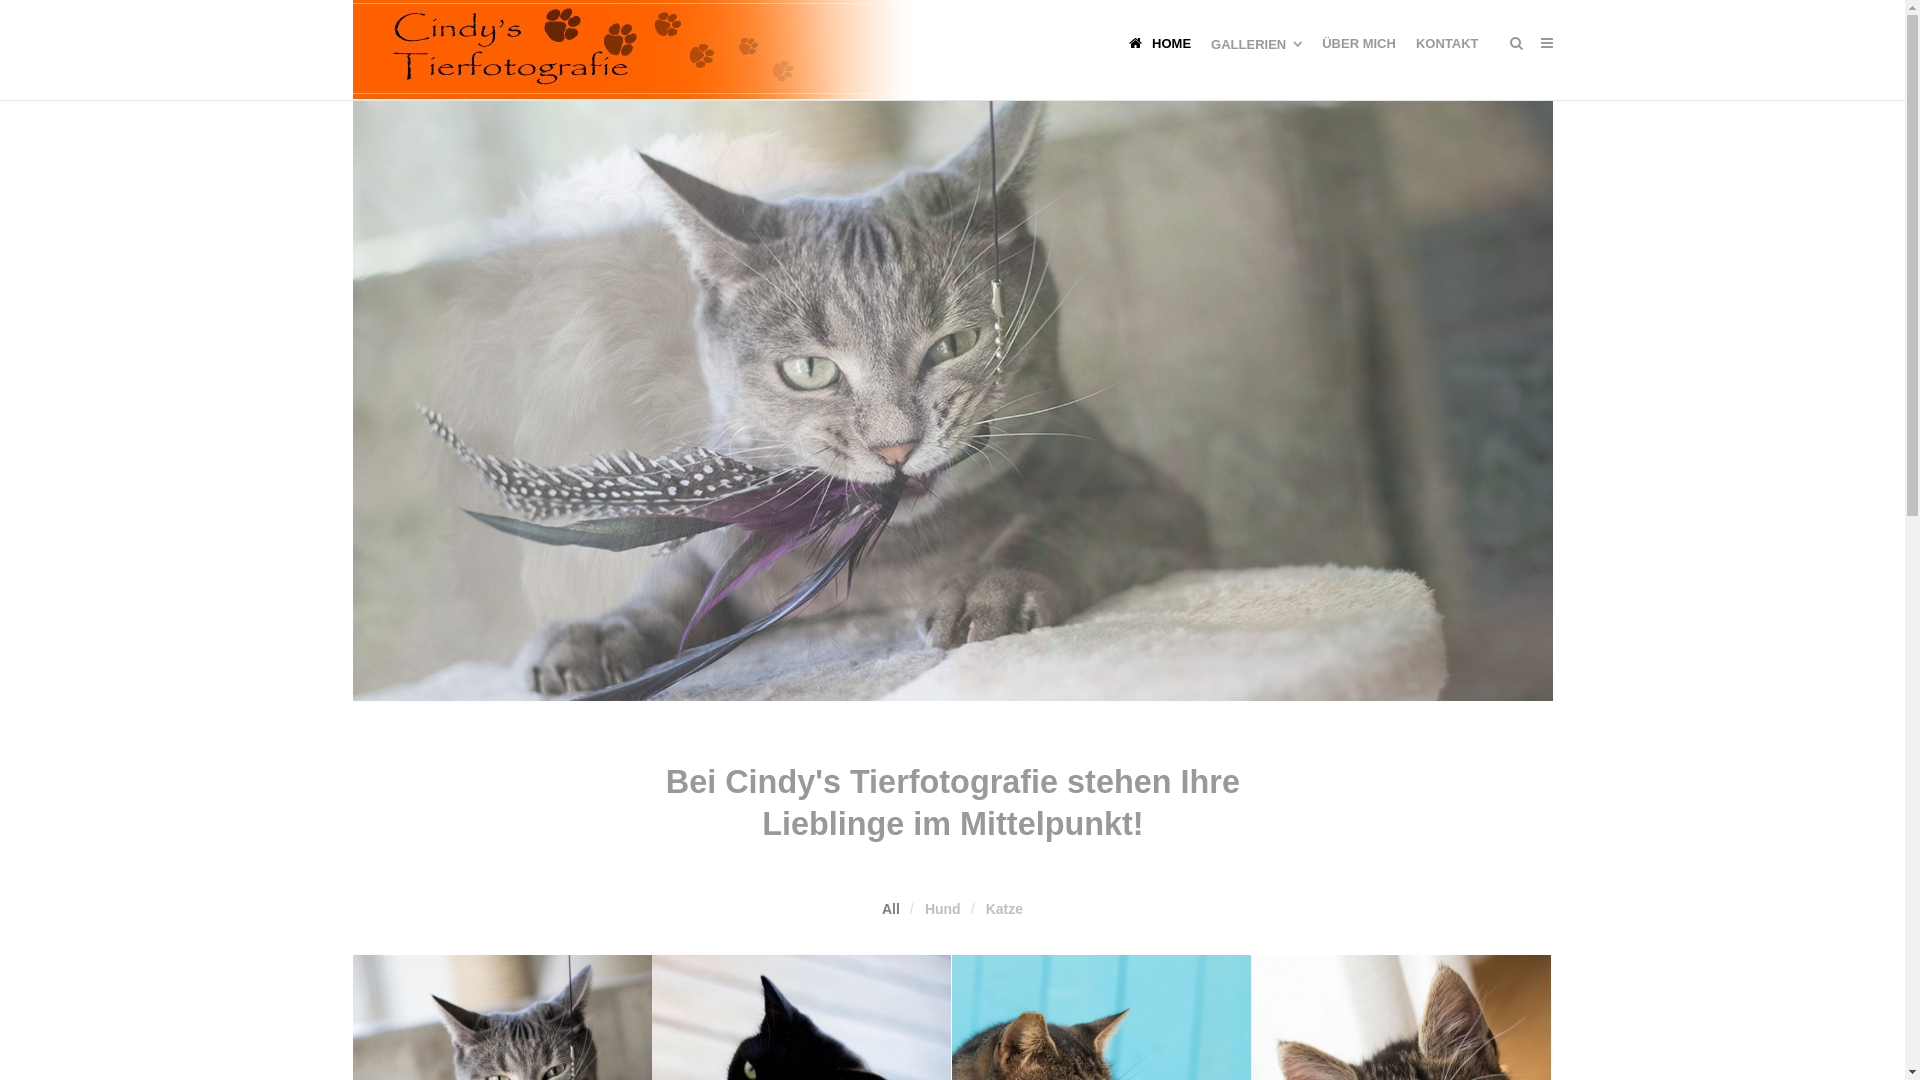 The width and height of the screenshot is (1920, 1080). I want to click on 'All', so click(890, 909).